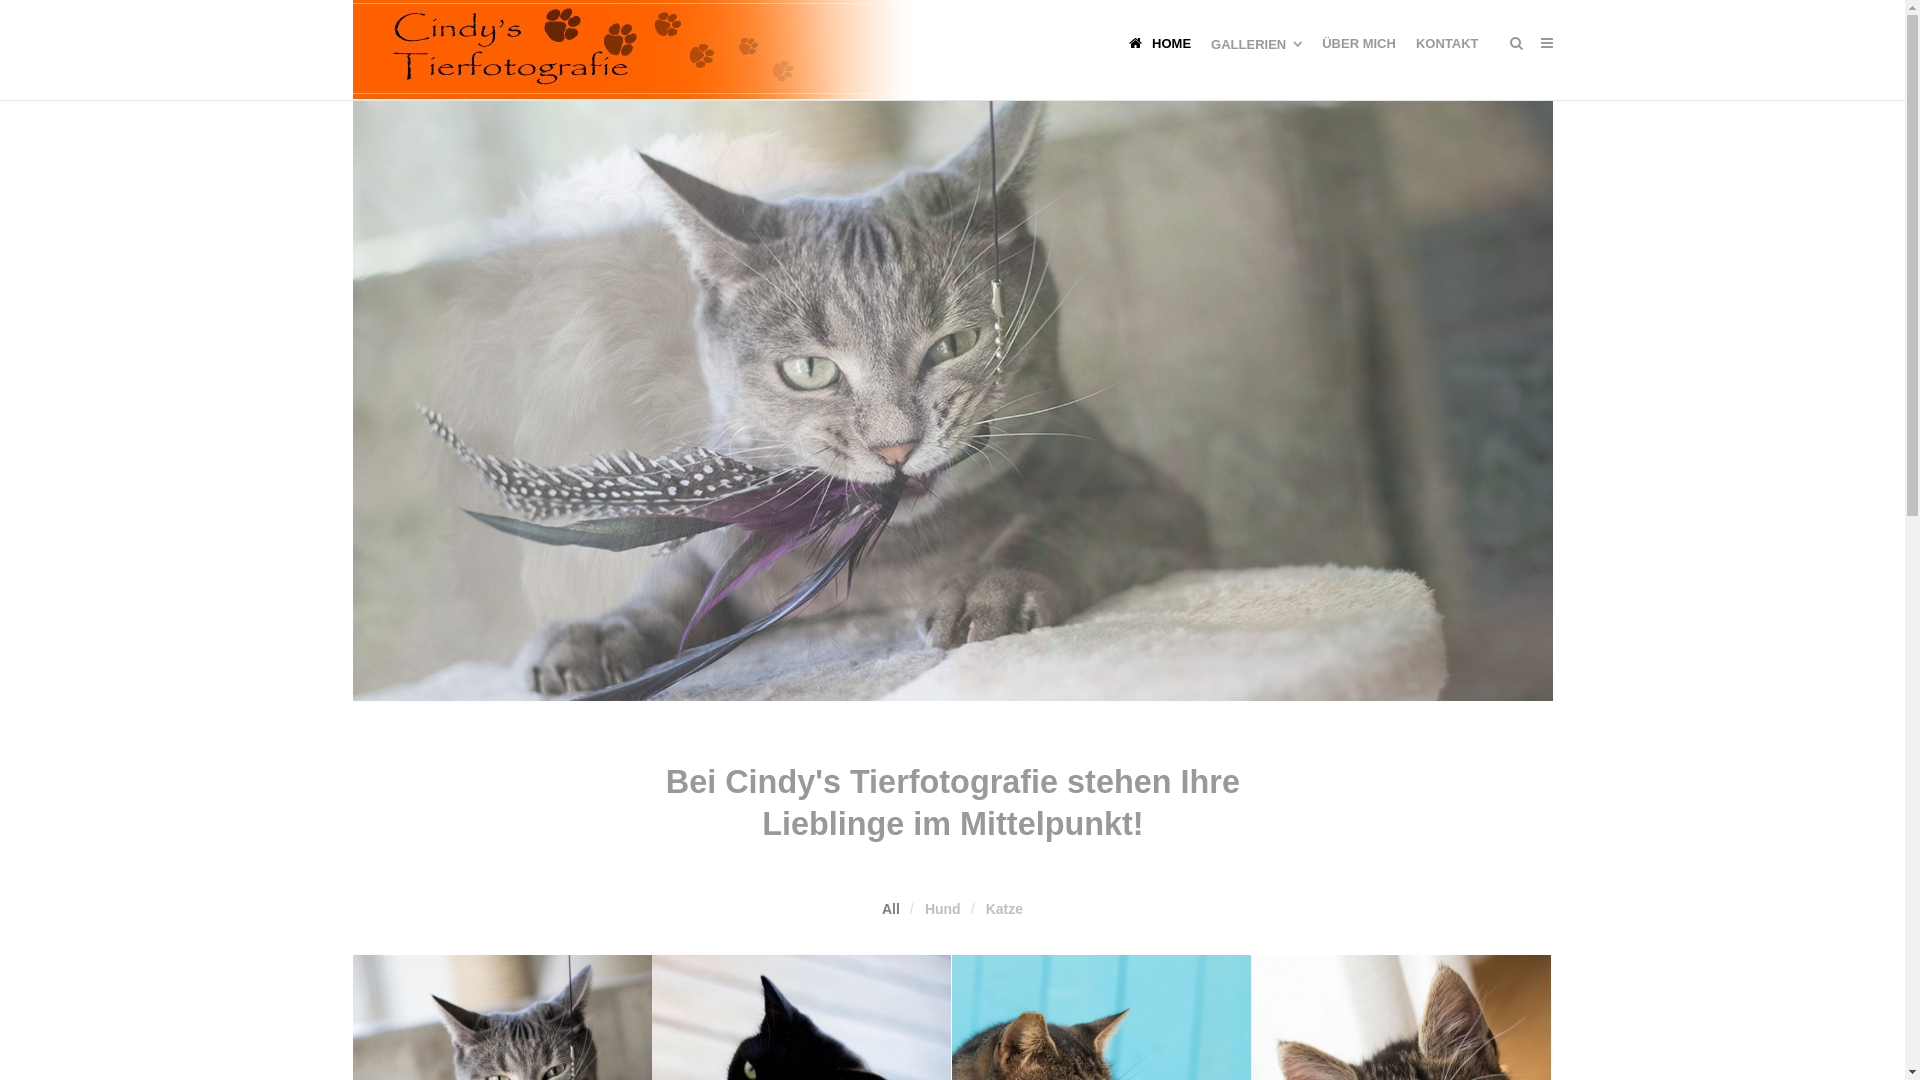 The width and height of the screenshot is (1920, 1080). I want to click on 'All', so click(890, 909).